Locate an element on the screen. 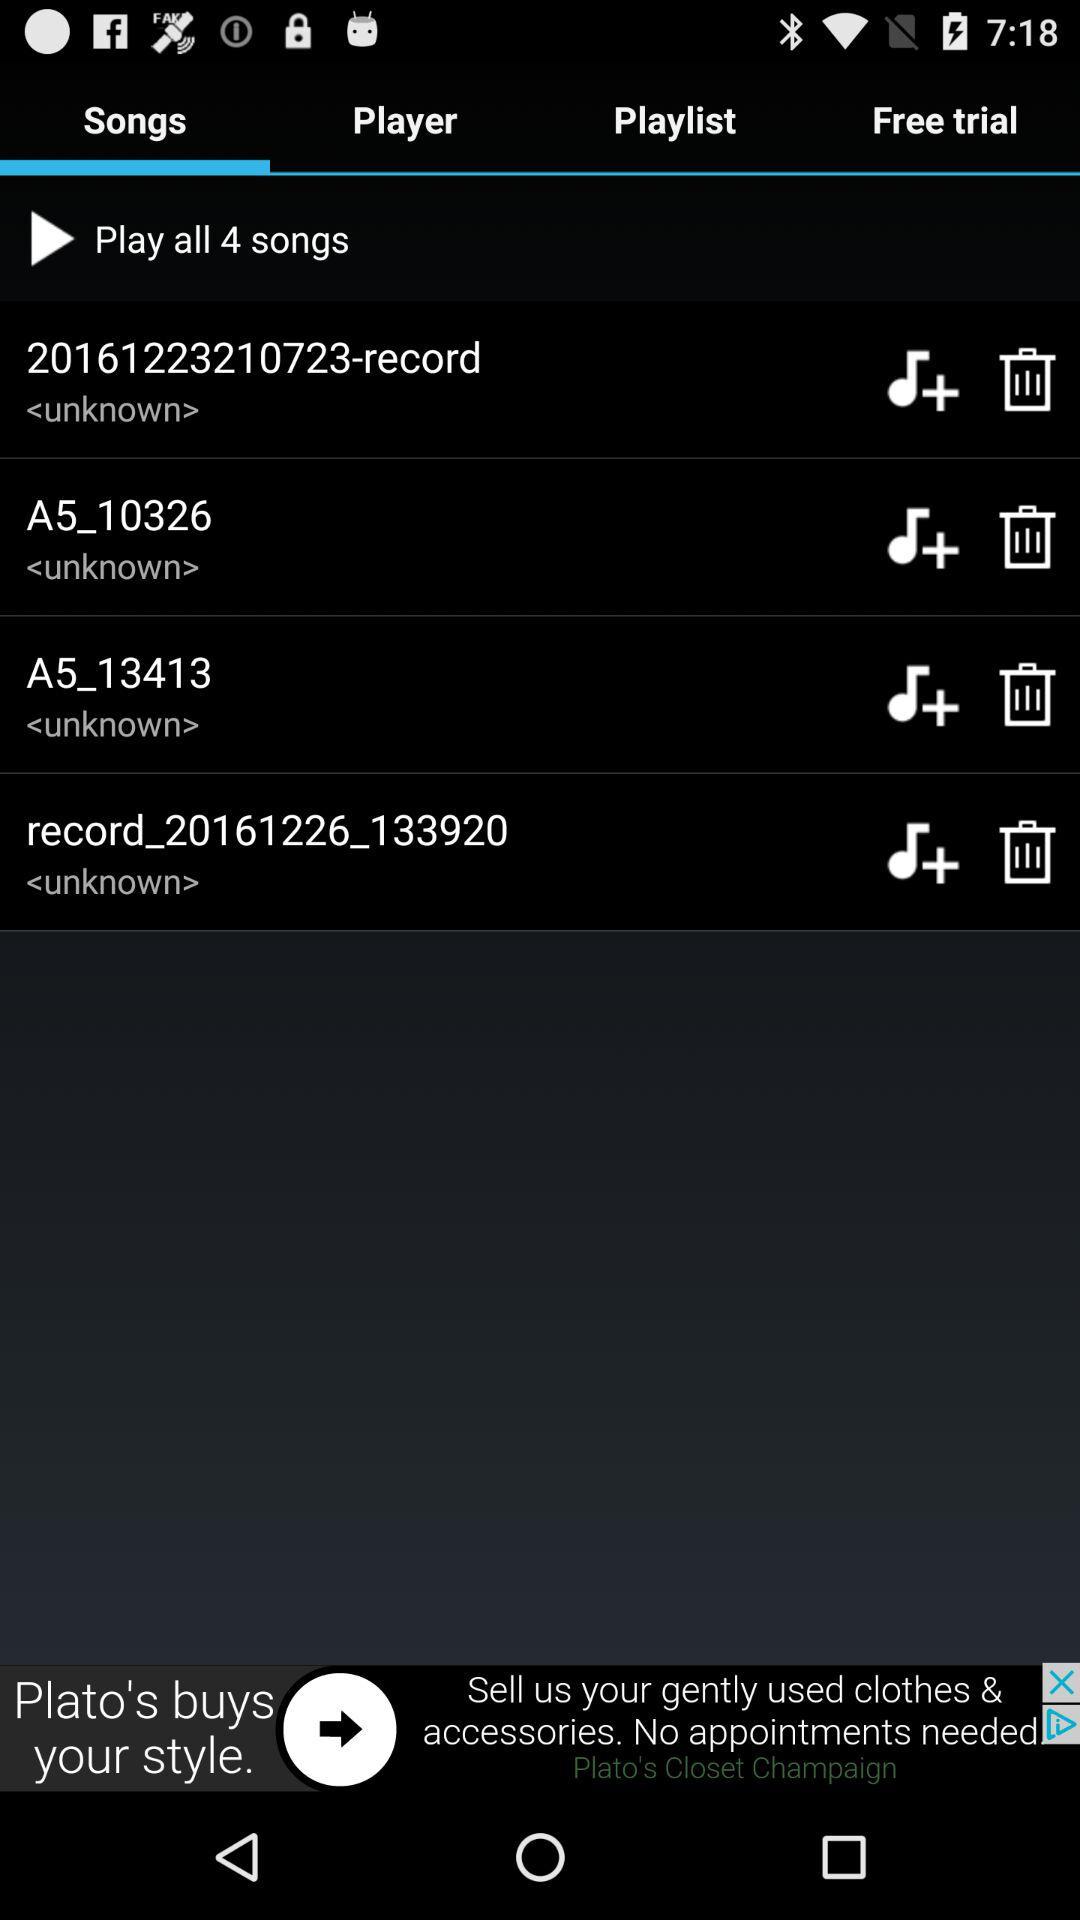 This screenshot has width=1080, height=1920. delete entry is located at coordinates (1017, 694).